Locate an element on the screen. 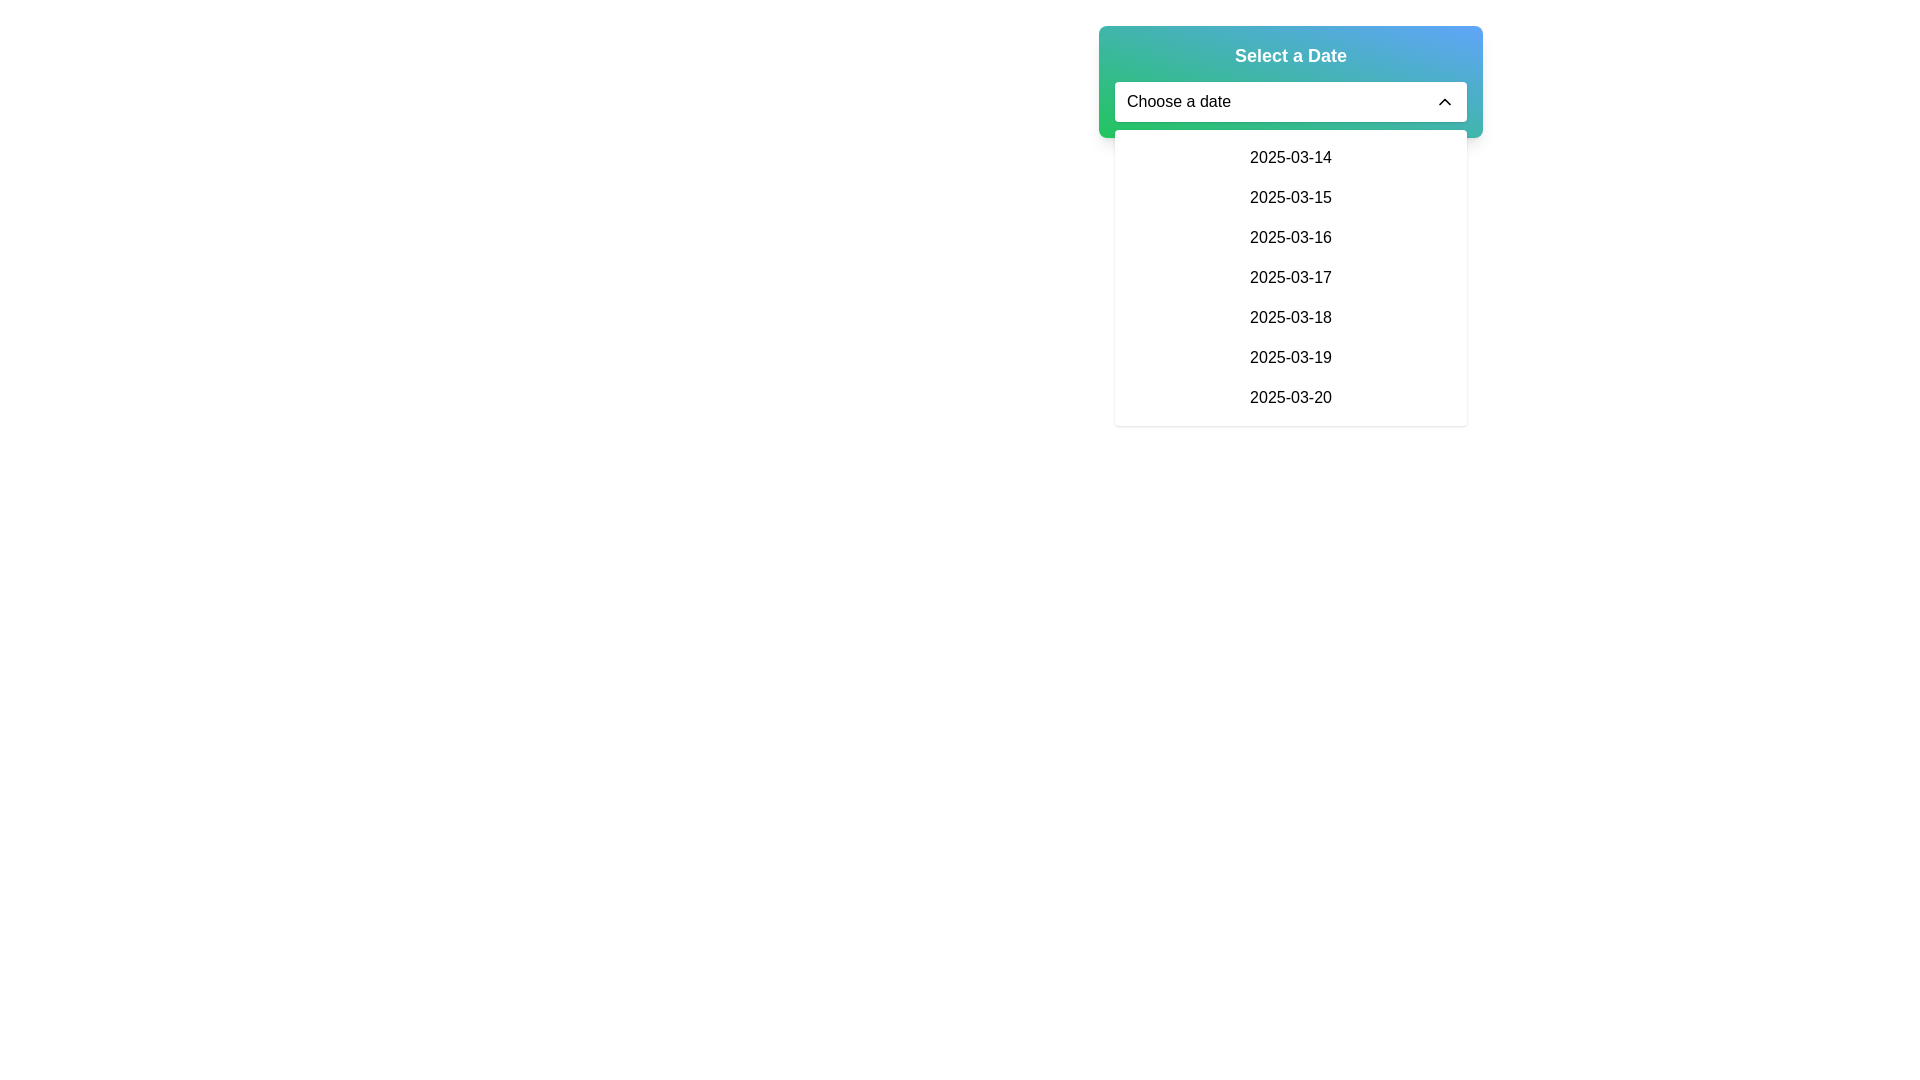 The height and width of the screenshot is (1080, 1920). the Dropdown menu located within the 'Select a Date' card is located at coordinates (1291, 101).